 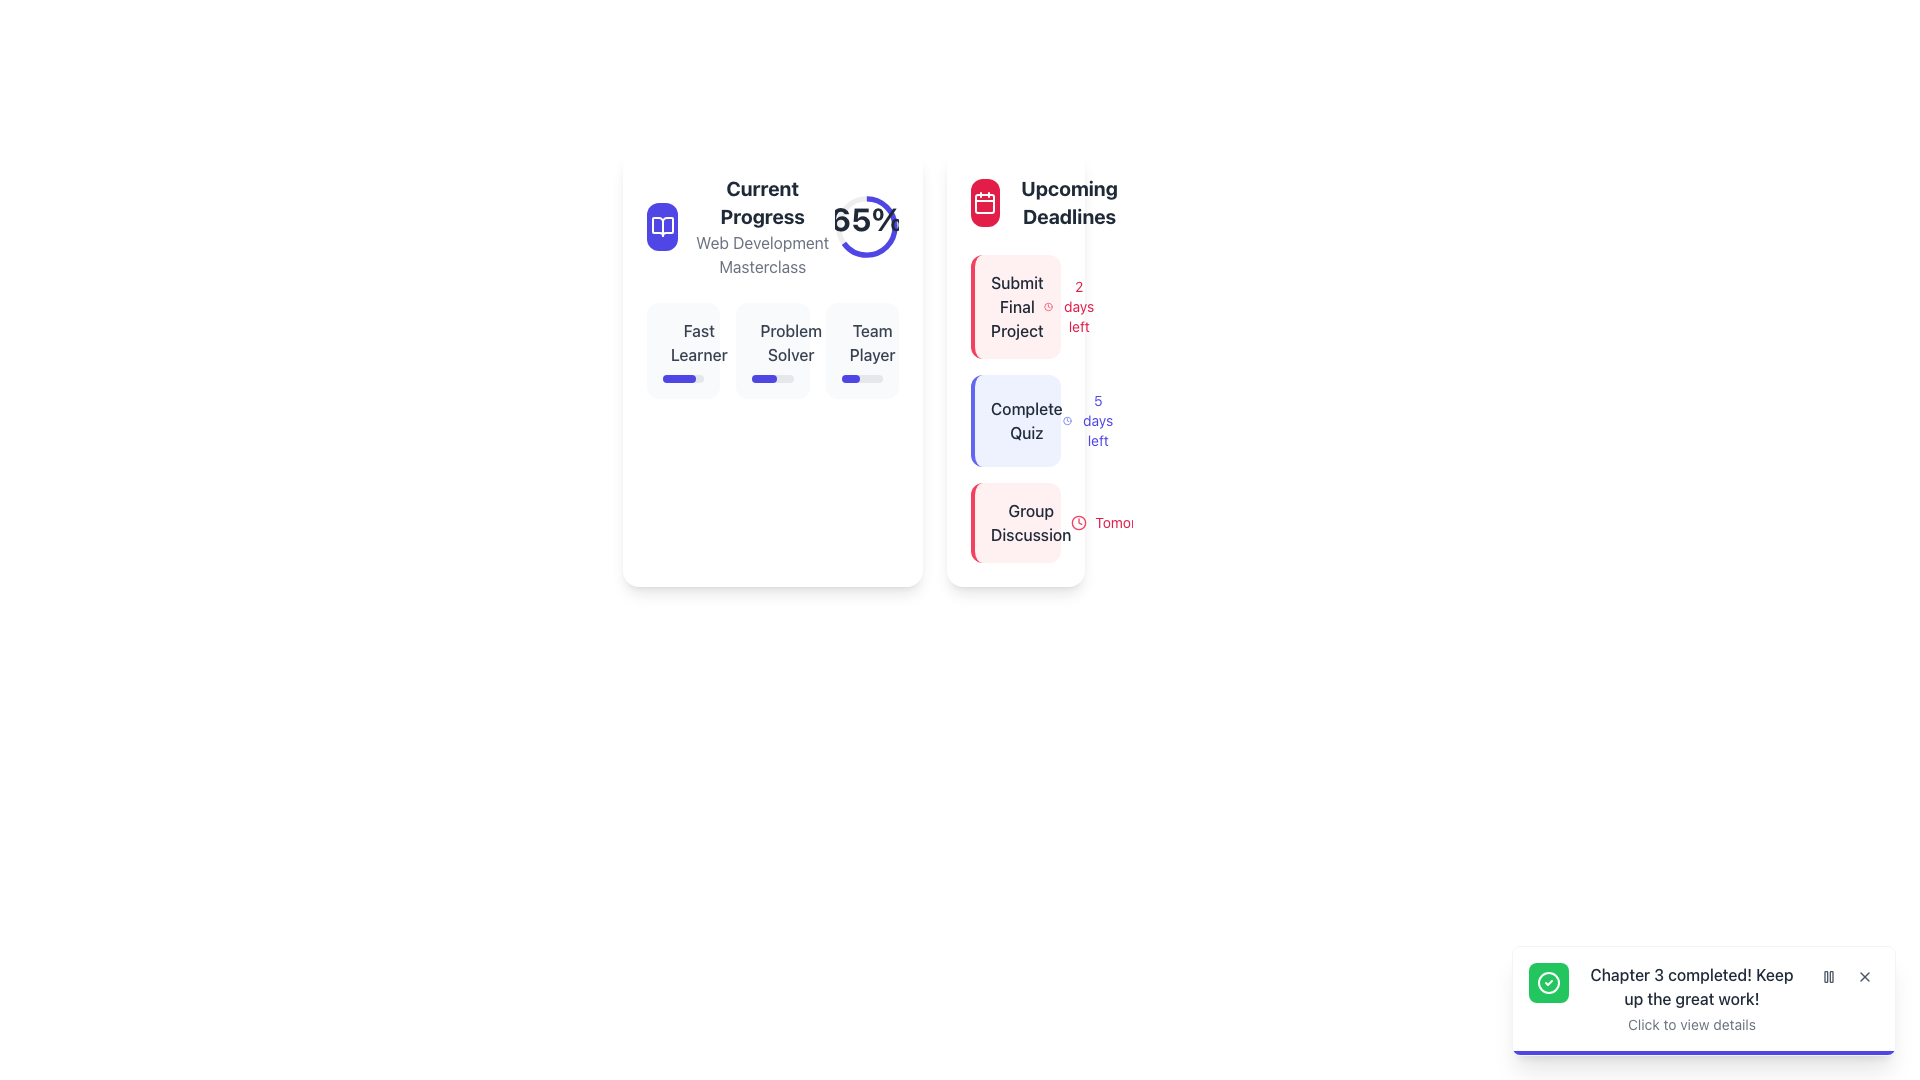 I want to click on the icon representing the 'Upcoming Deadlines' section located at the top of the second card, so click(x=985, y=203).